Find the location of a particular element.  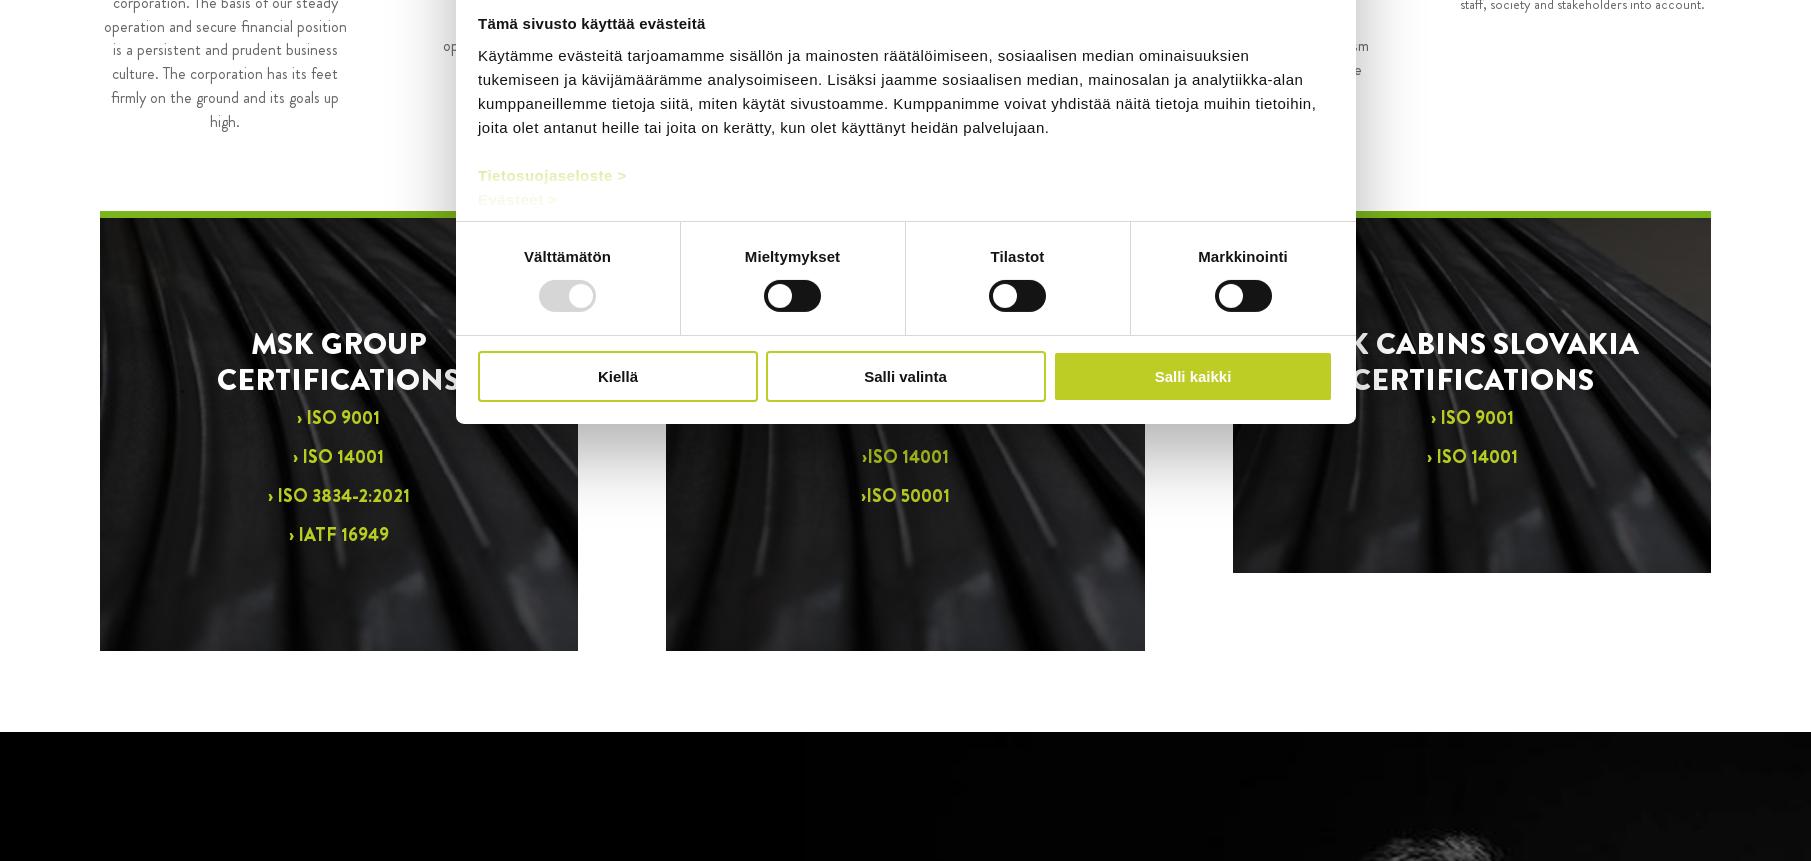

'Käytämme evästeitä tarjoamamme sisällön ja mainosten räätälöimiseen, sosiaalisen median ominaisuuksien tukemiseen ja kävijämäärämme analysoimiseen. Lisäksi jaamme sosiaalisen median, mainosalan ja analytiikka-alan kumppaneillemme tietoja siitä, miten käytät sivustoamme. Kumppanimme voivat yhdistää näitä tietoja muihin tietoihin, joita olet antanut heille tai joita on kerätty, kun olet käyttänyt heidän palvelujaan.' is located at coordinates (896, 89).